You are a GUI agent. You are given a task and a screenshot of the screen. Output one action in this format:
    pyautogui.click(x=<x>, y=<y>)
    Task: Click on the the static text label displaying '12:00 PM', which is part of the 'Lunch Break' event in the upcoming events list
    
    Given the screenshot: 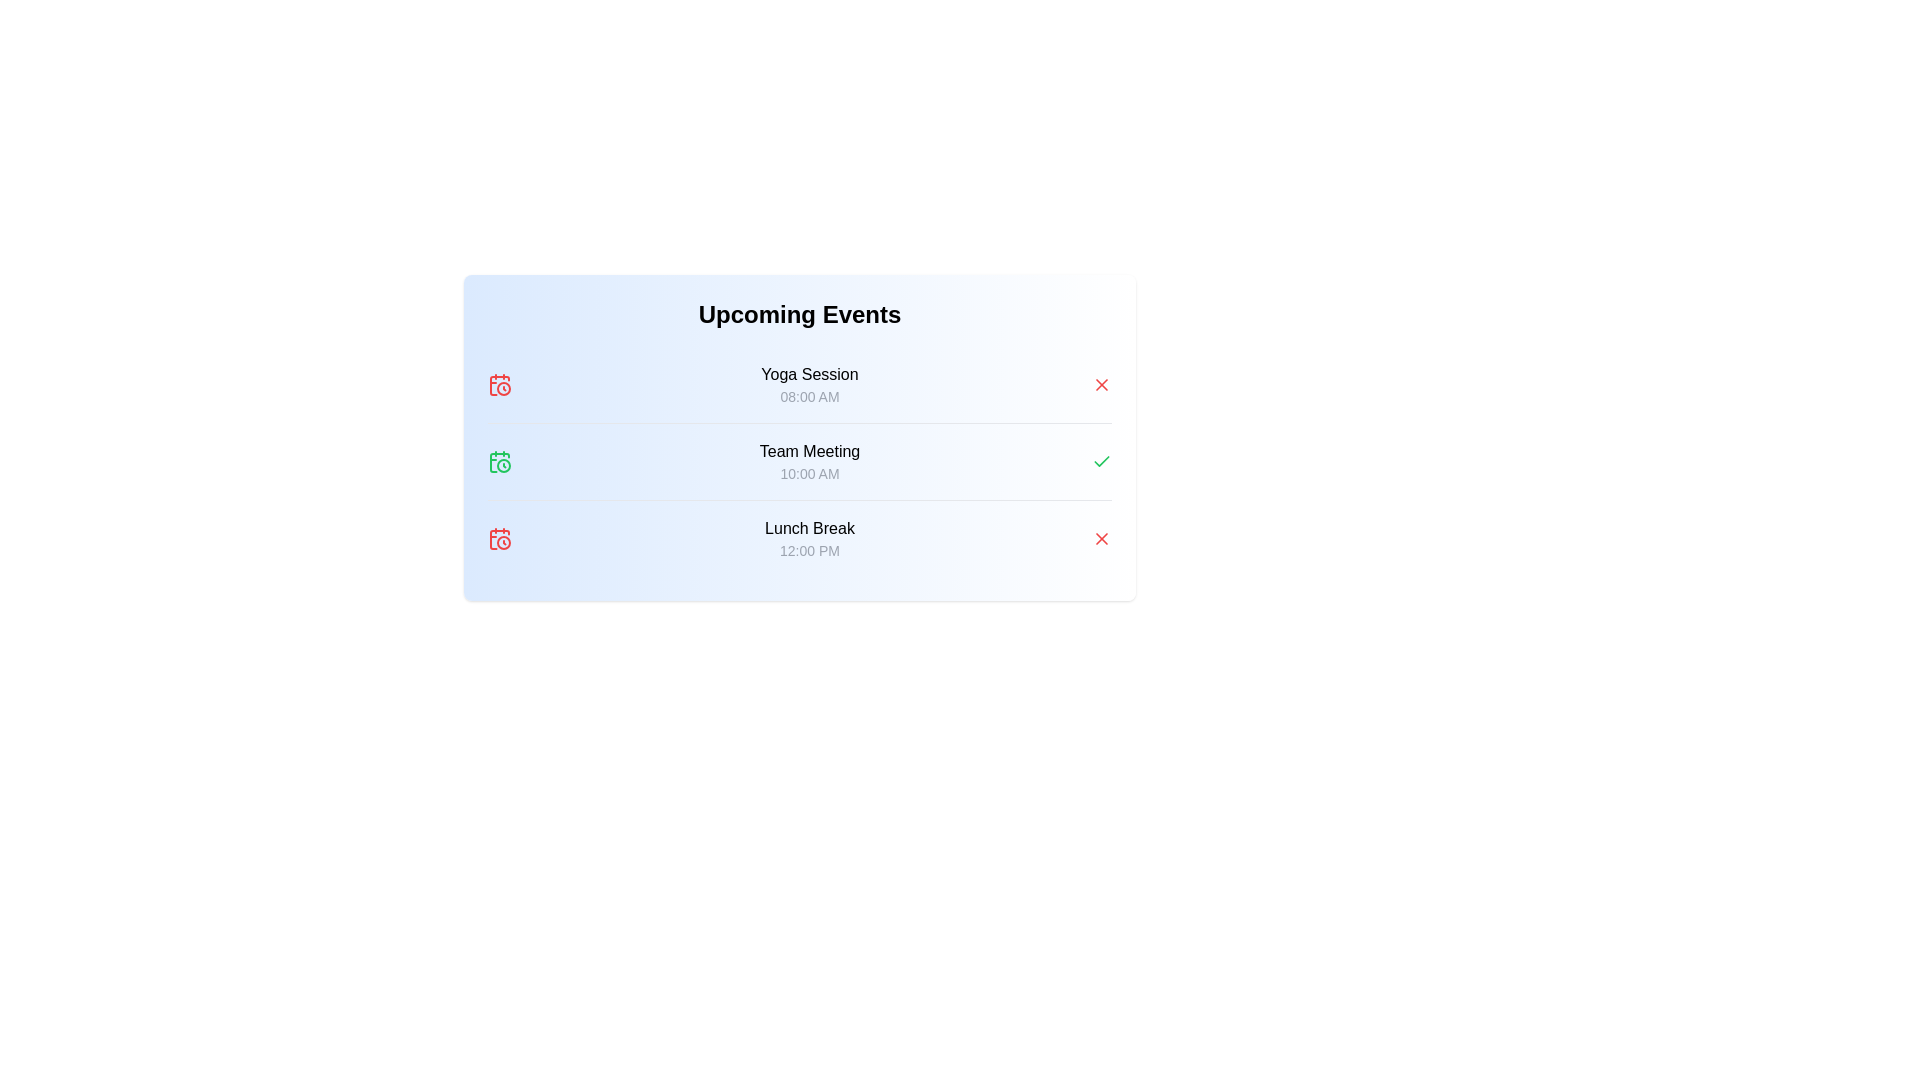 What is the action you would take?
    pyautogui.click(x=810, y=551)
    